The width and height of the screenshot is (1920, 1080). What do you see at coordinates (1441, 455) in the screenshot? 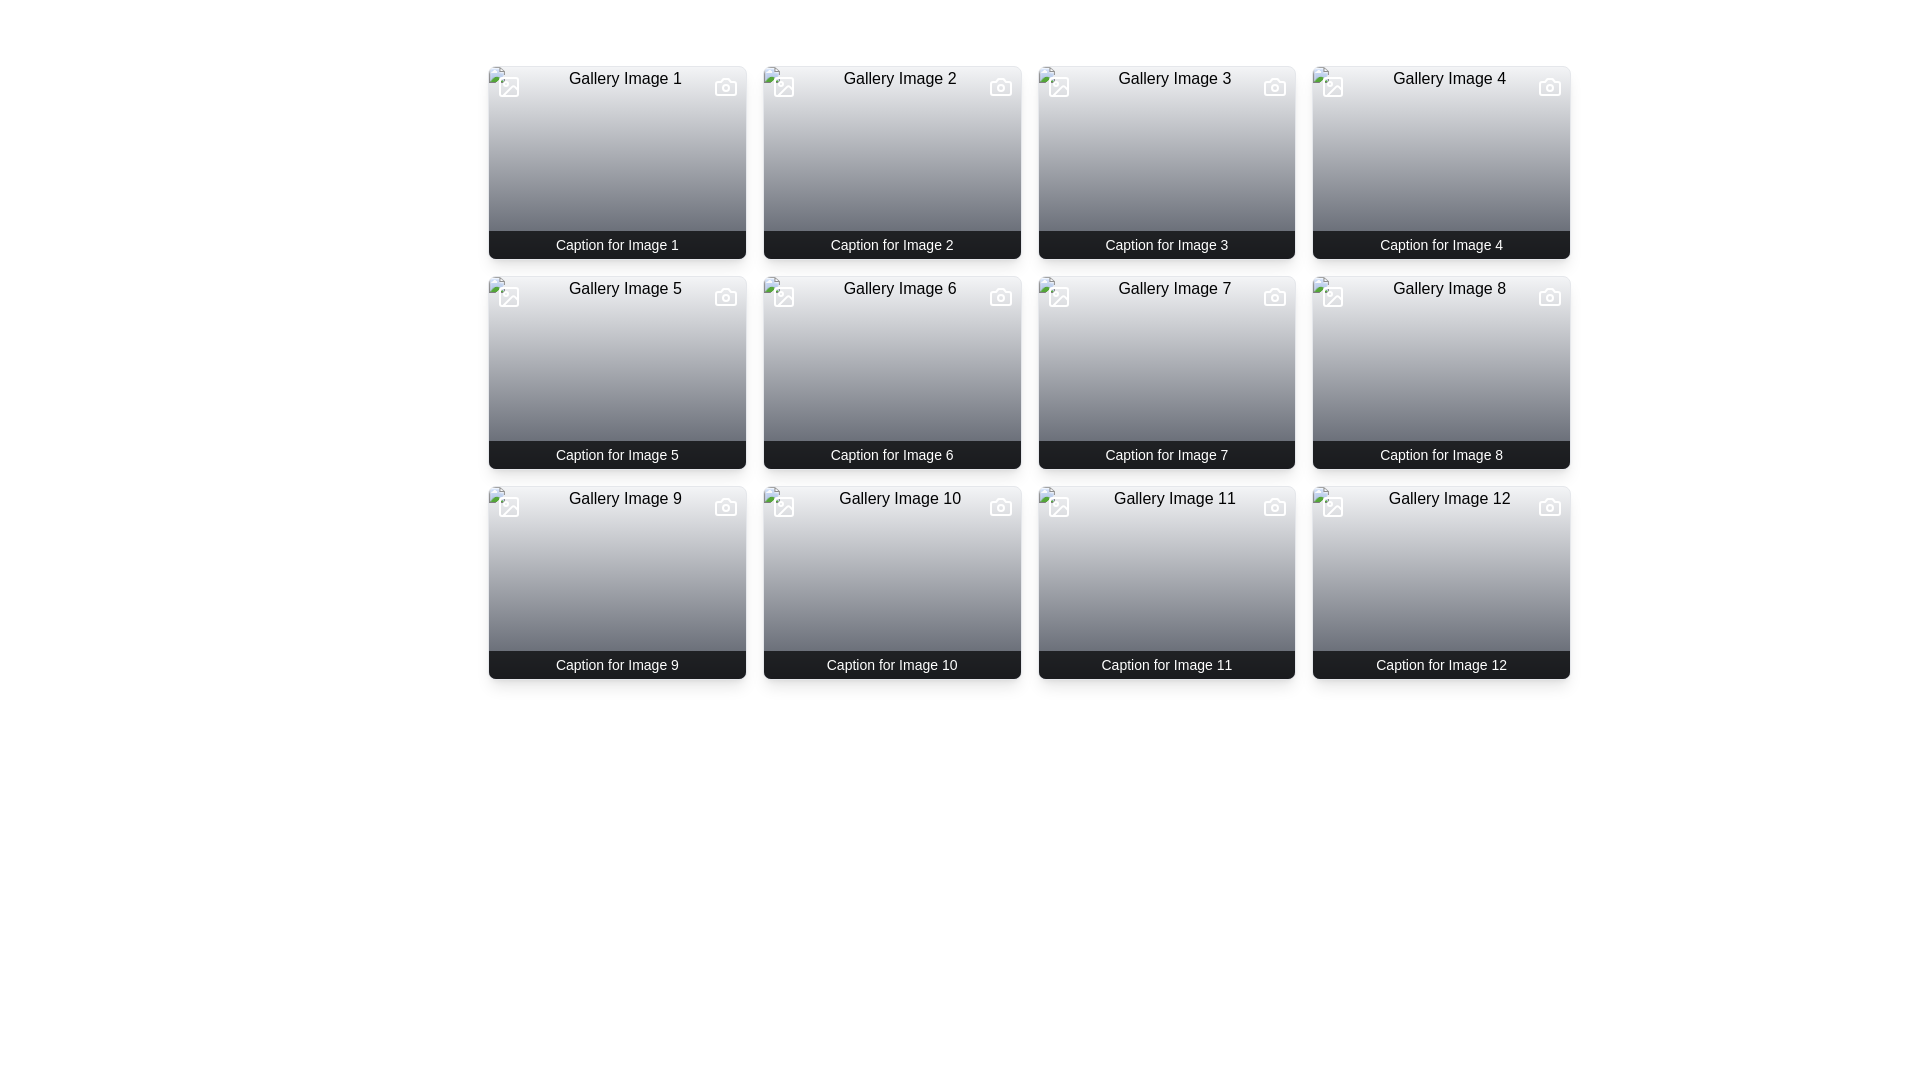
I see `the descriptive text caption for the image titled 'Gallery Image 8', located at the bottom of the image tile in the fourth row and second column of the grid` at bounding box center [1441, 455].